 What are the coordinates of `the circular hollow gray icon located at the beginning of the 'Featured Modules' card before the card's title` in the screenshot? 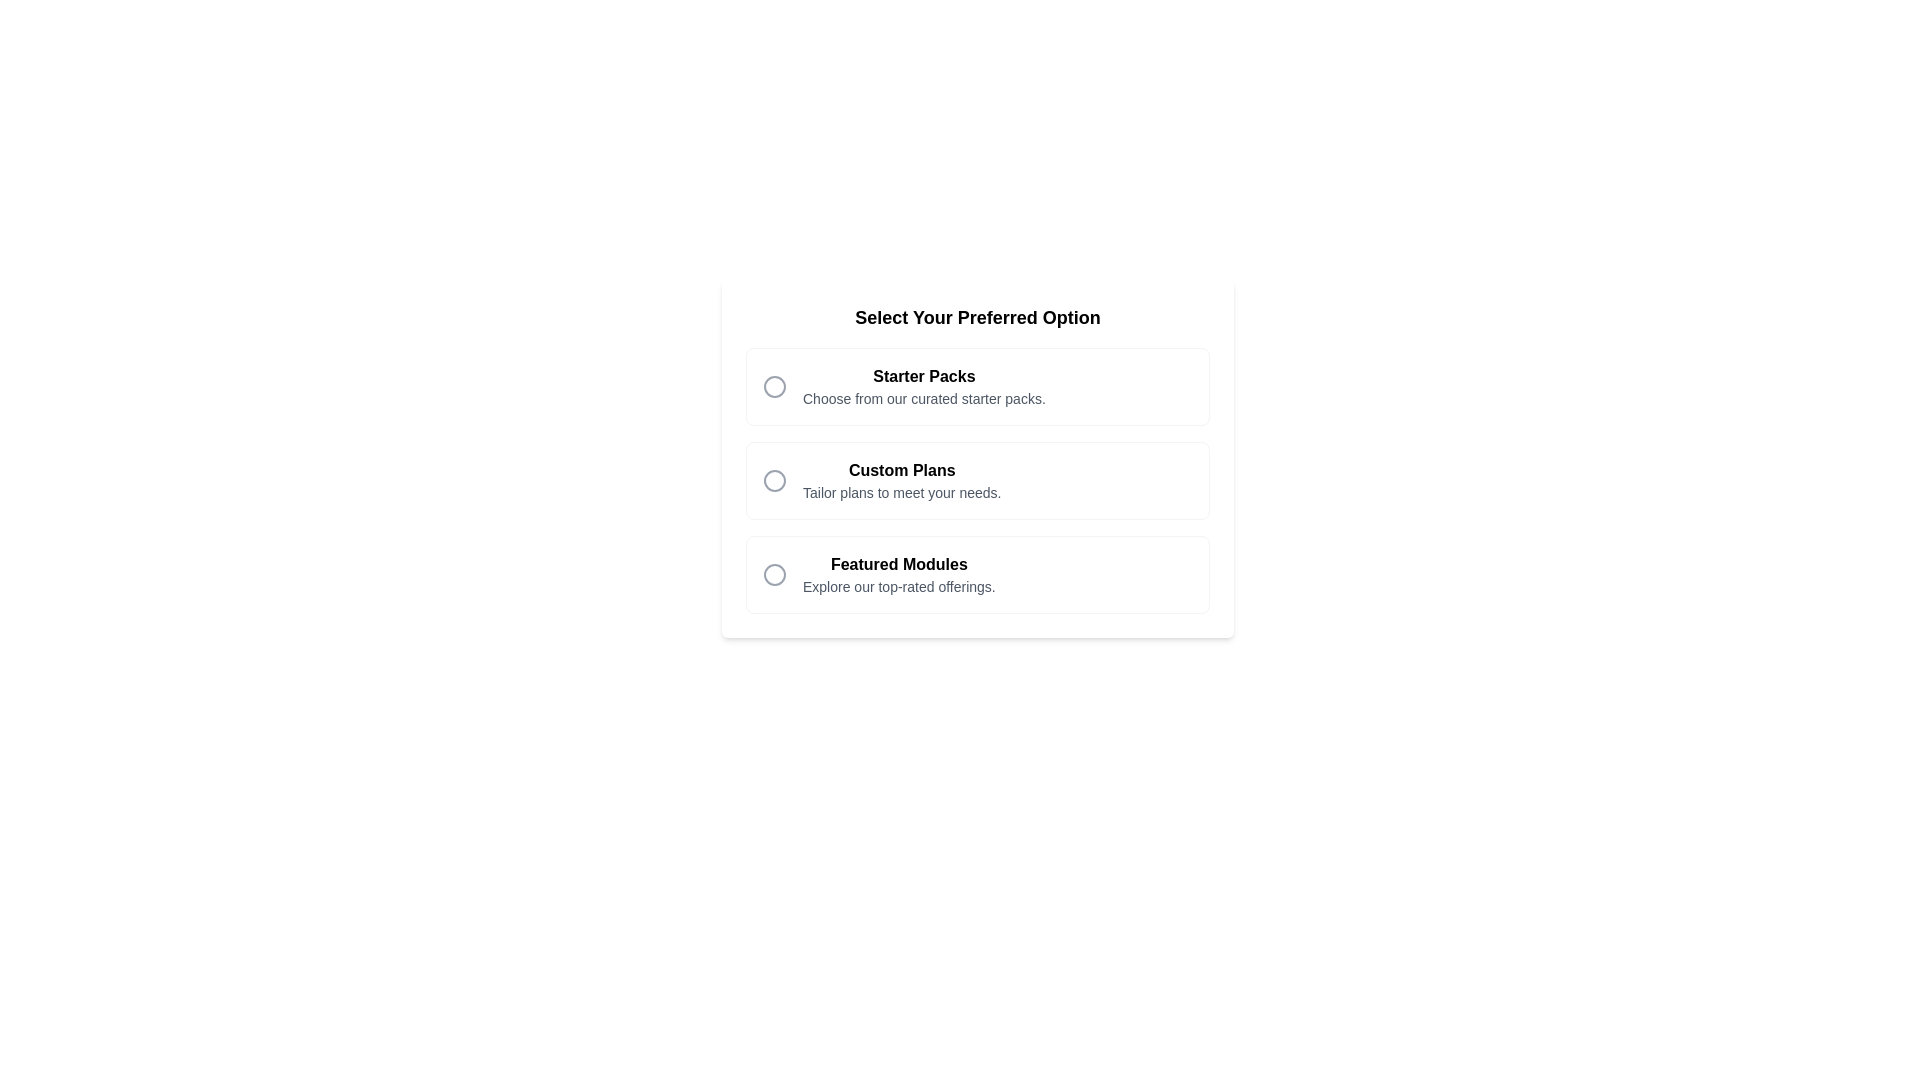 It's located at (773, 574).